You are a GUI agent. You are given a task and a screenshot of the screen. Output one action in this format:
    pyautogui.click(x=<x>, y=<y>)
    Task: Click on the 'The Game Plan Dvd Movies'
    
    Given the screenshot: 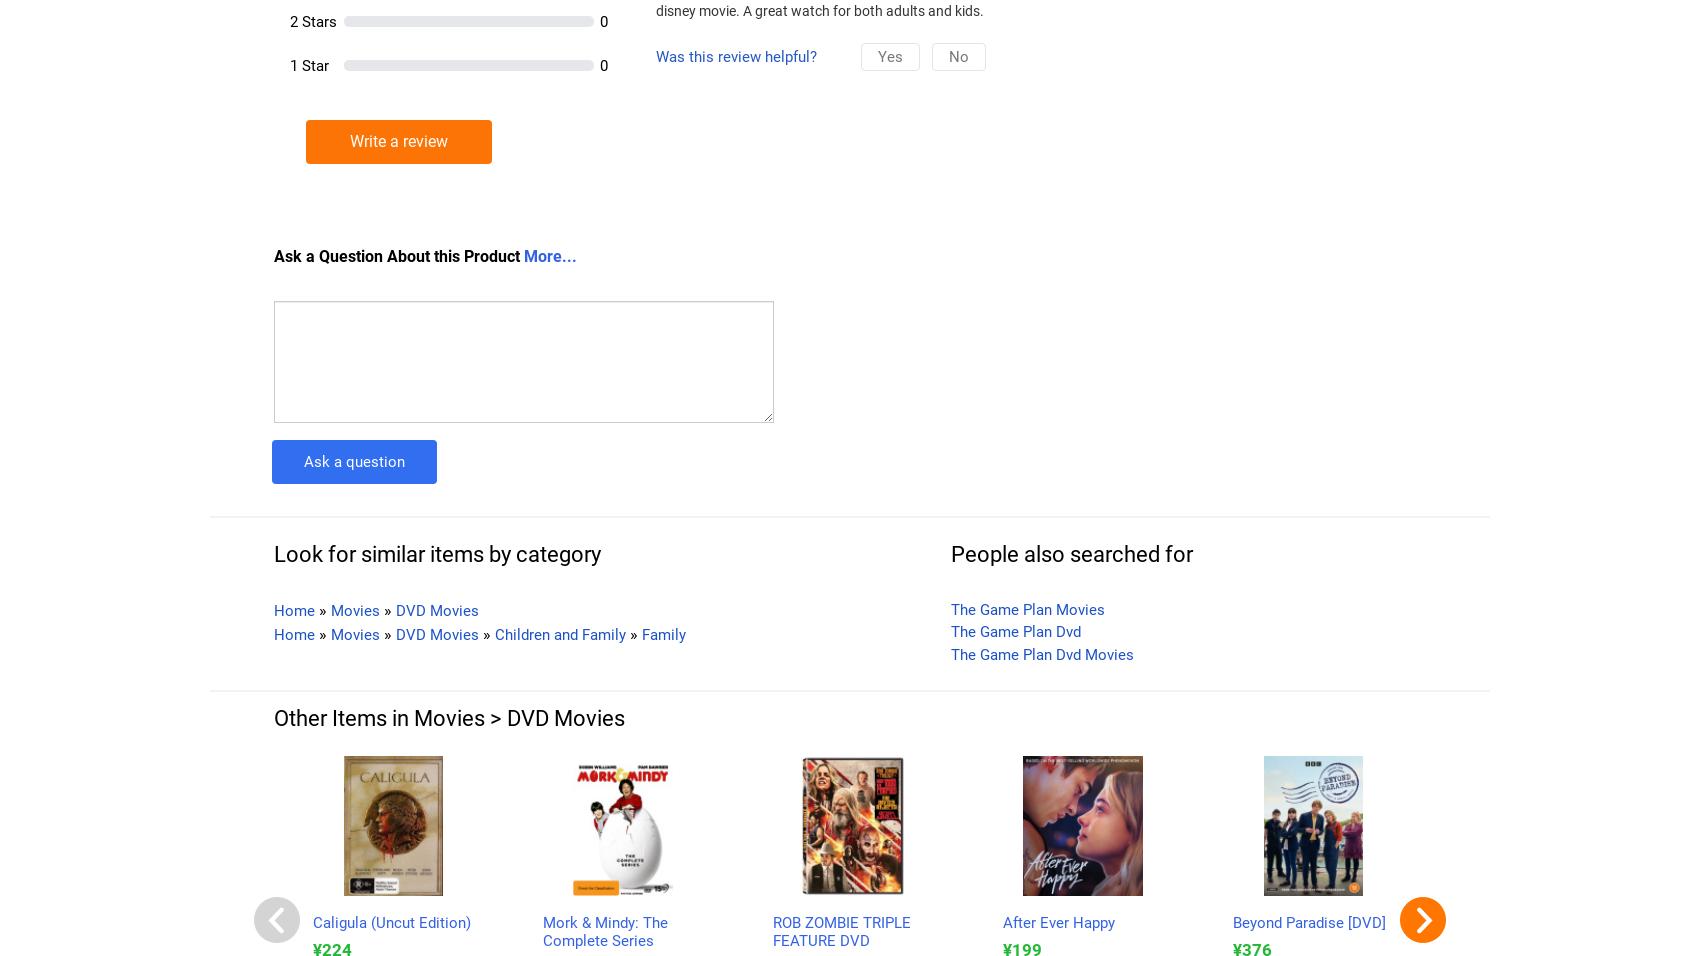 What is the action you would take?
    pyautogui.click(x=1041, y=653)
    